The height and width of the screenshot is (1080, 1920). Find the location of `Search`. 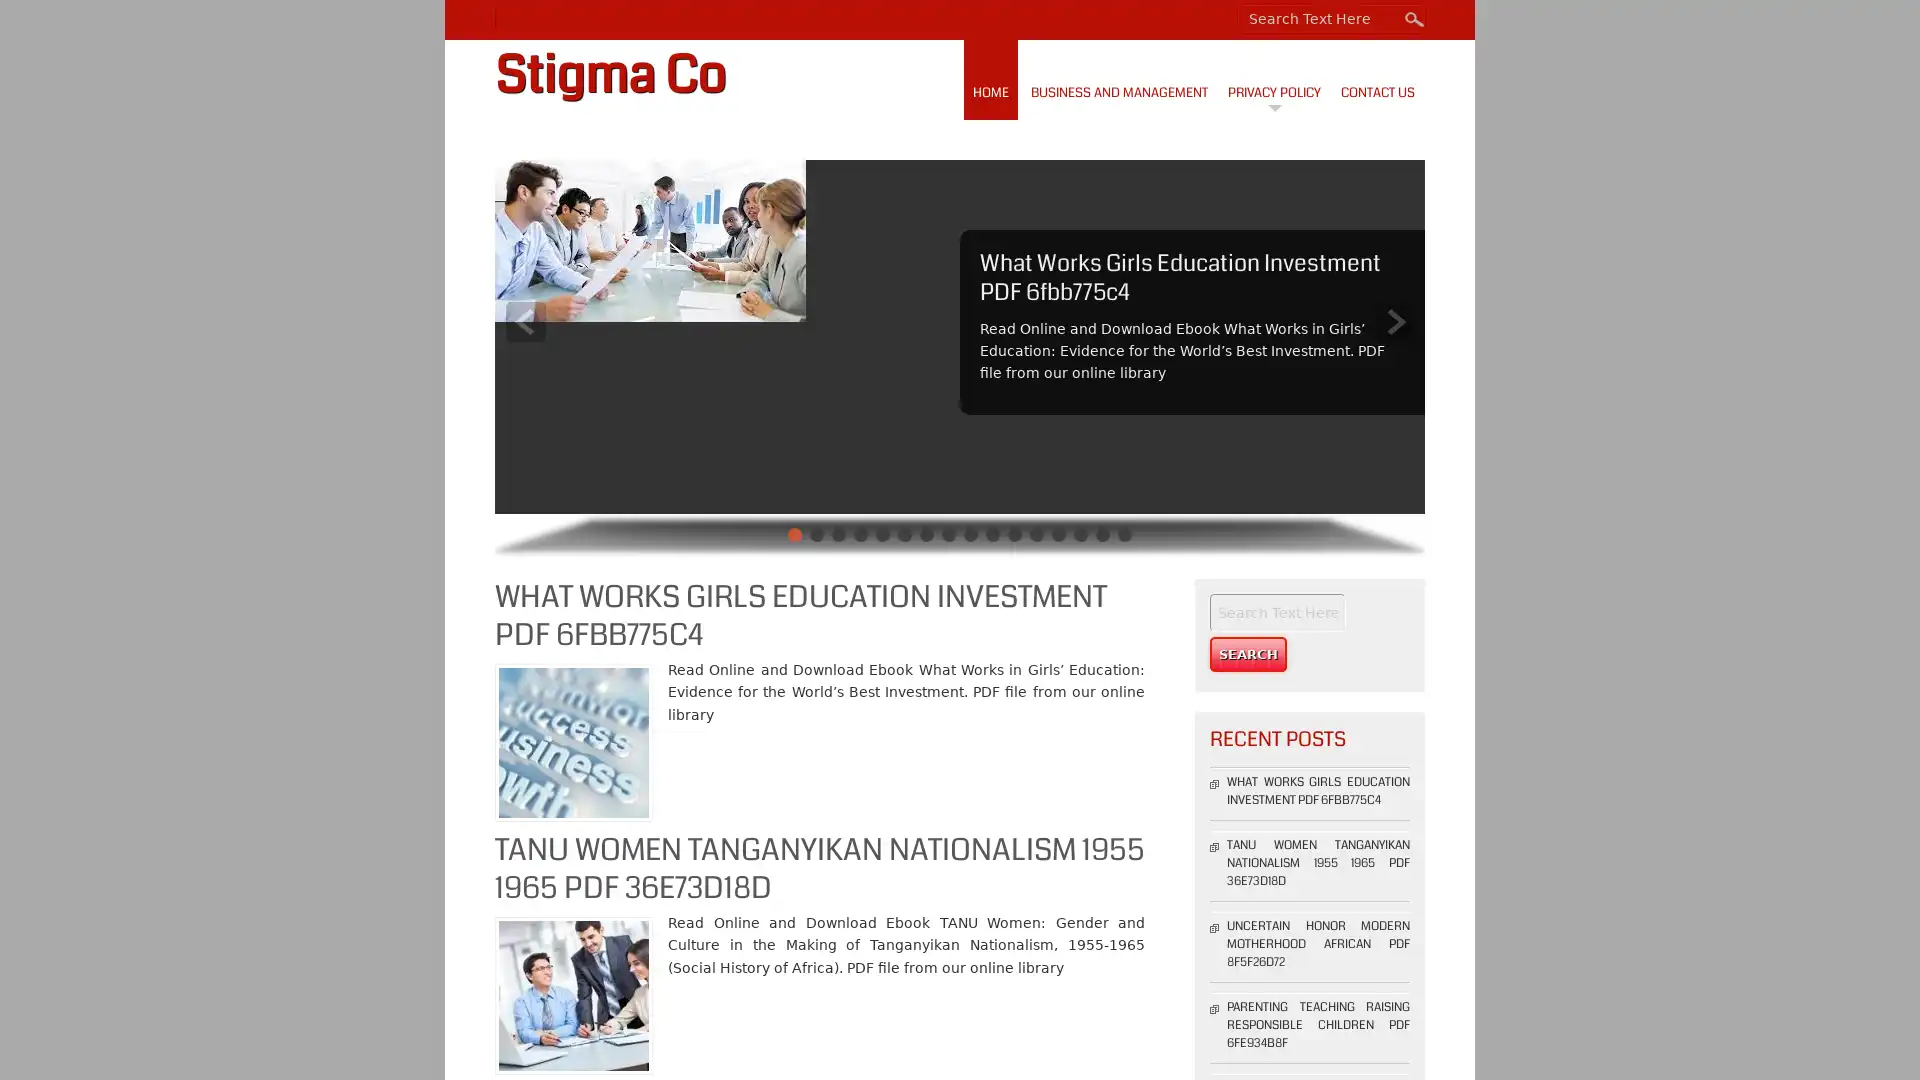

Search is located at coordinates (1247, 654).